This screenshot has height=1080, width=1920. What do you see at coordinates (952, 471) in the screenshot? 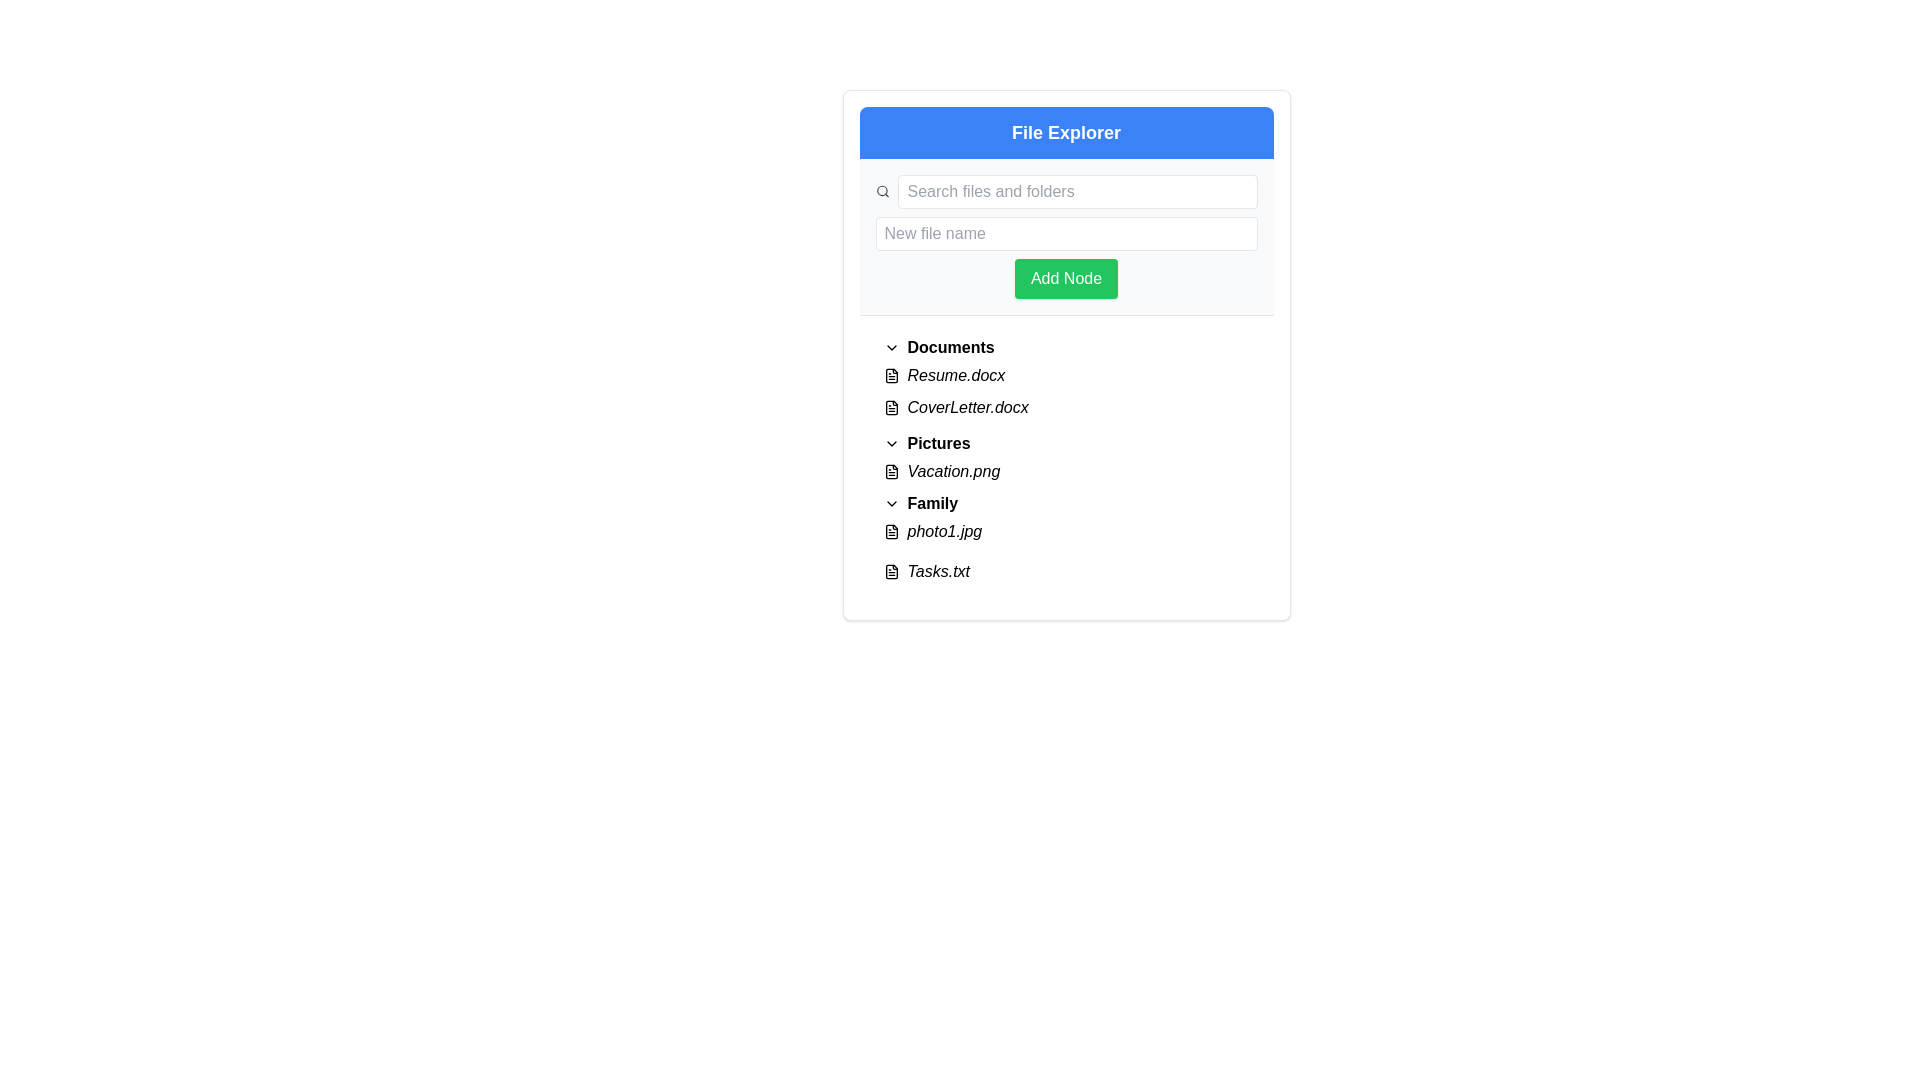
I see `the file named 'Vacation.png' located` at bounding box center [952, 471].